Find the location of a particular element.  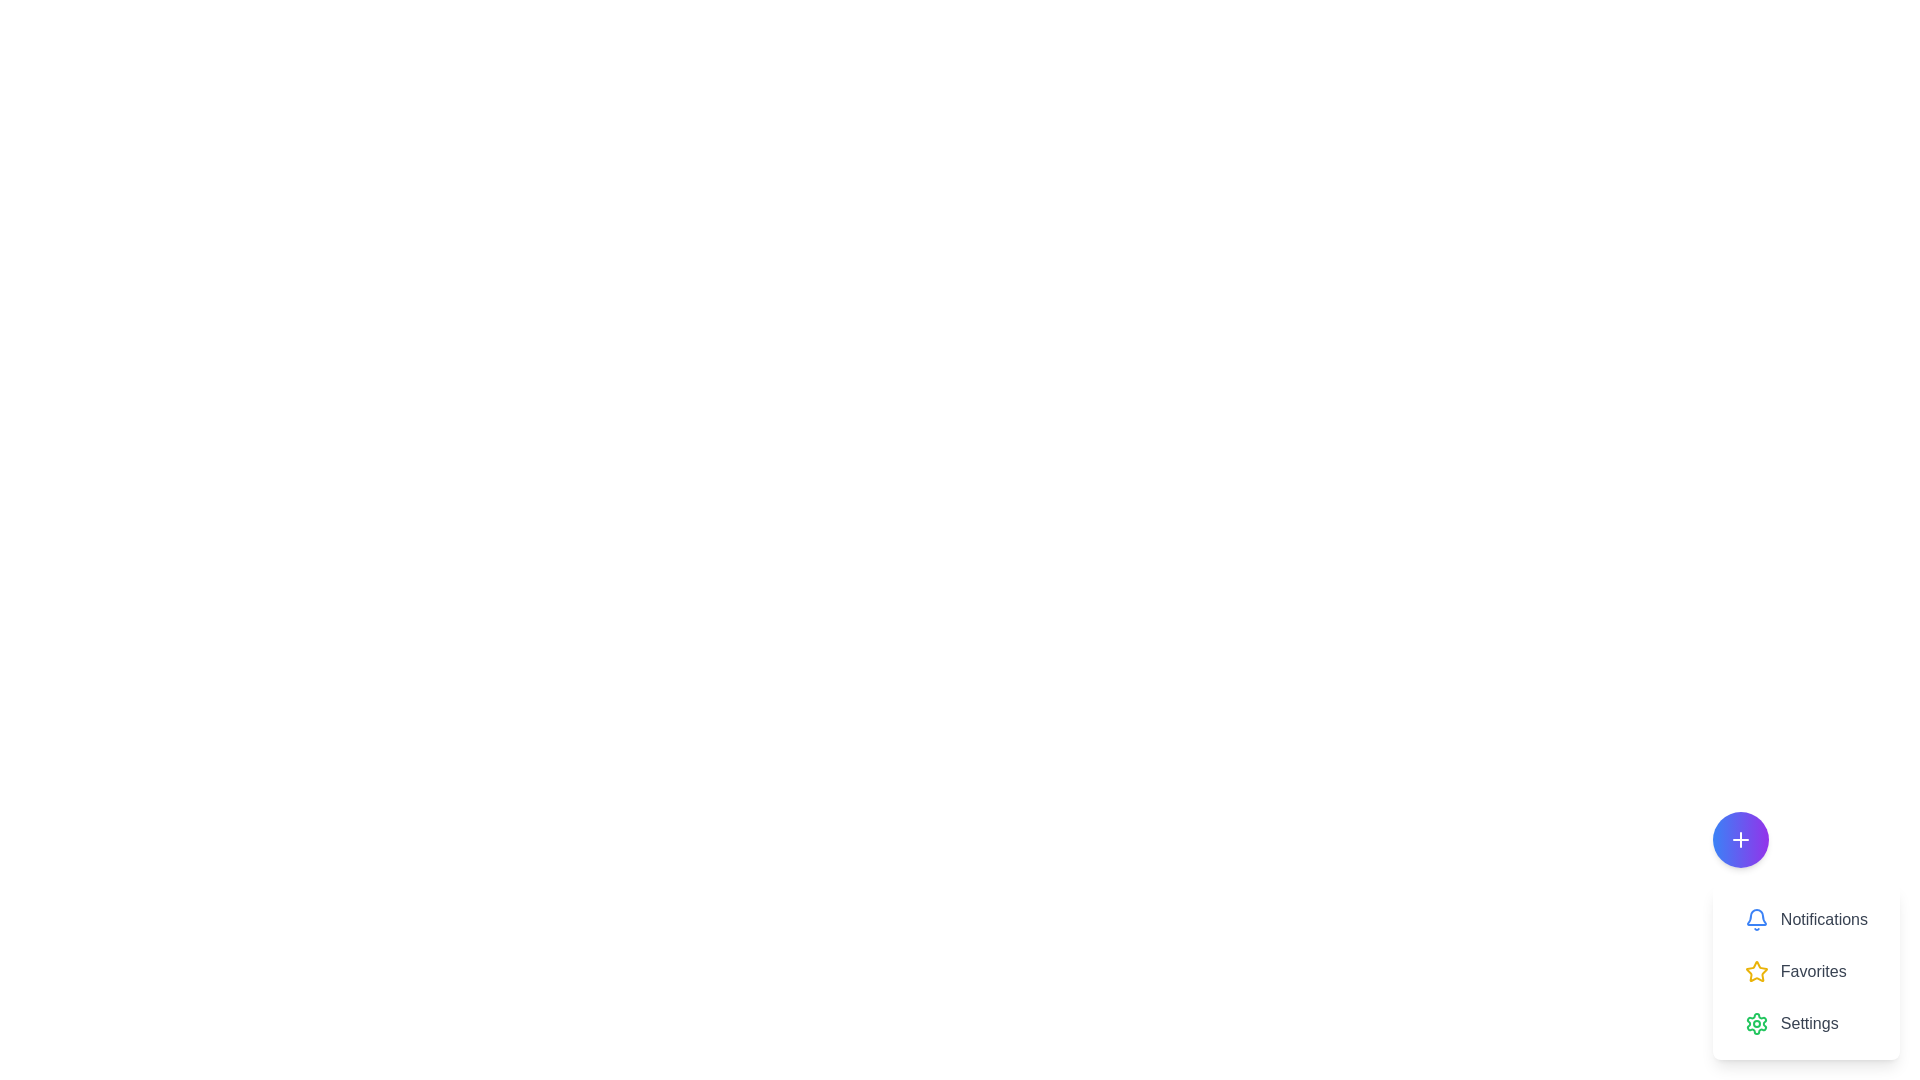

the 'Favorites' menu item located in the bottom right corner of the application interface is located at coordinates (1806, 971).